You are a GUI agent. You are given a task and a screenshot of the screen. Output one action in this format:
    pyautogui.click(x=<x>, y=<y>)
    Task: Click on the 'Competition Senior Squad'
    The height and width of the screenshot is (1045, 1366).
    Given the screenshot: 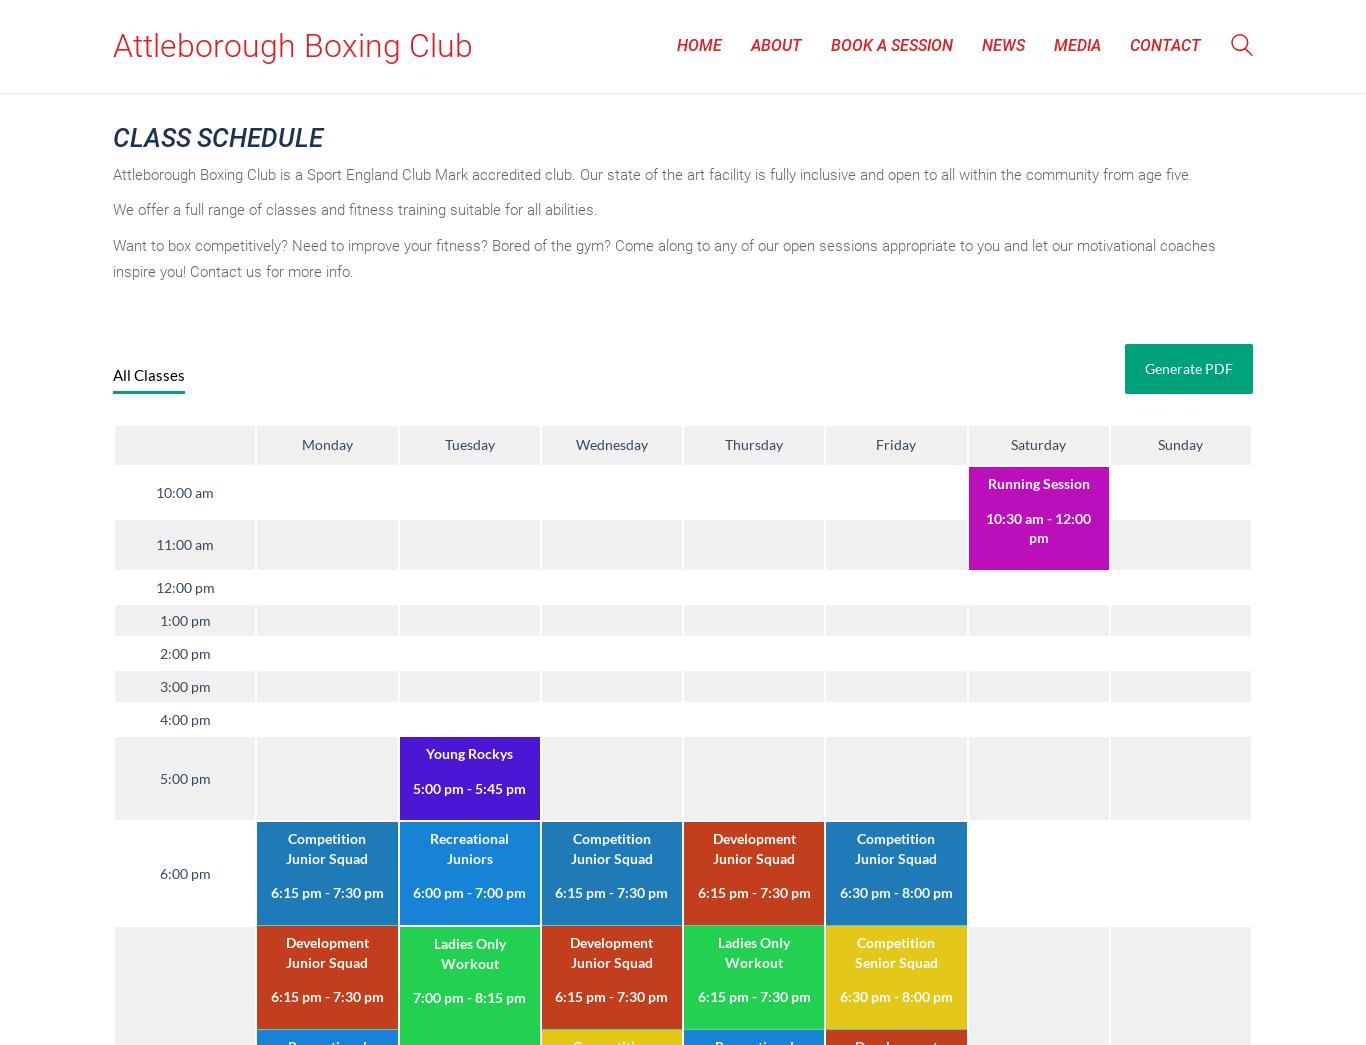 What is the action you would take?
    pyautogui.click(x=853, y=950)
    